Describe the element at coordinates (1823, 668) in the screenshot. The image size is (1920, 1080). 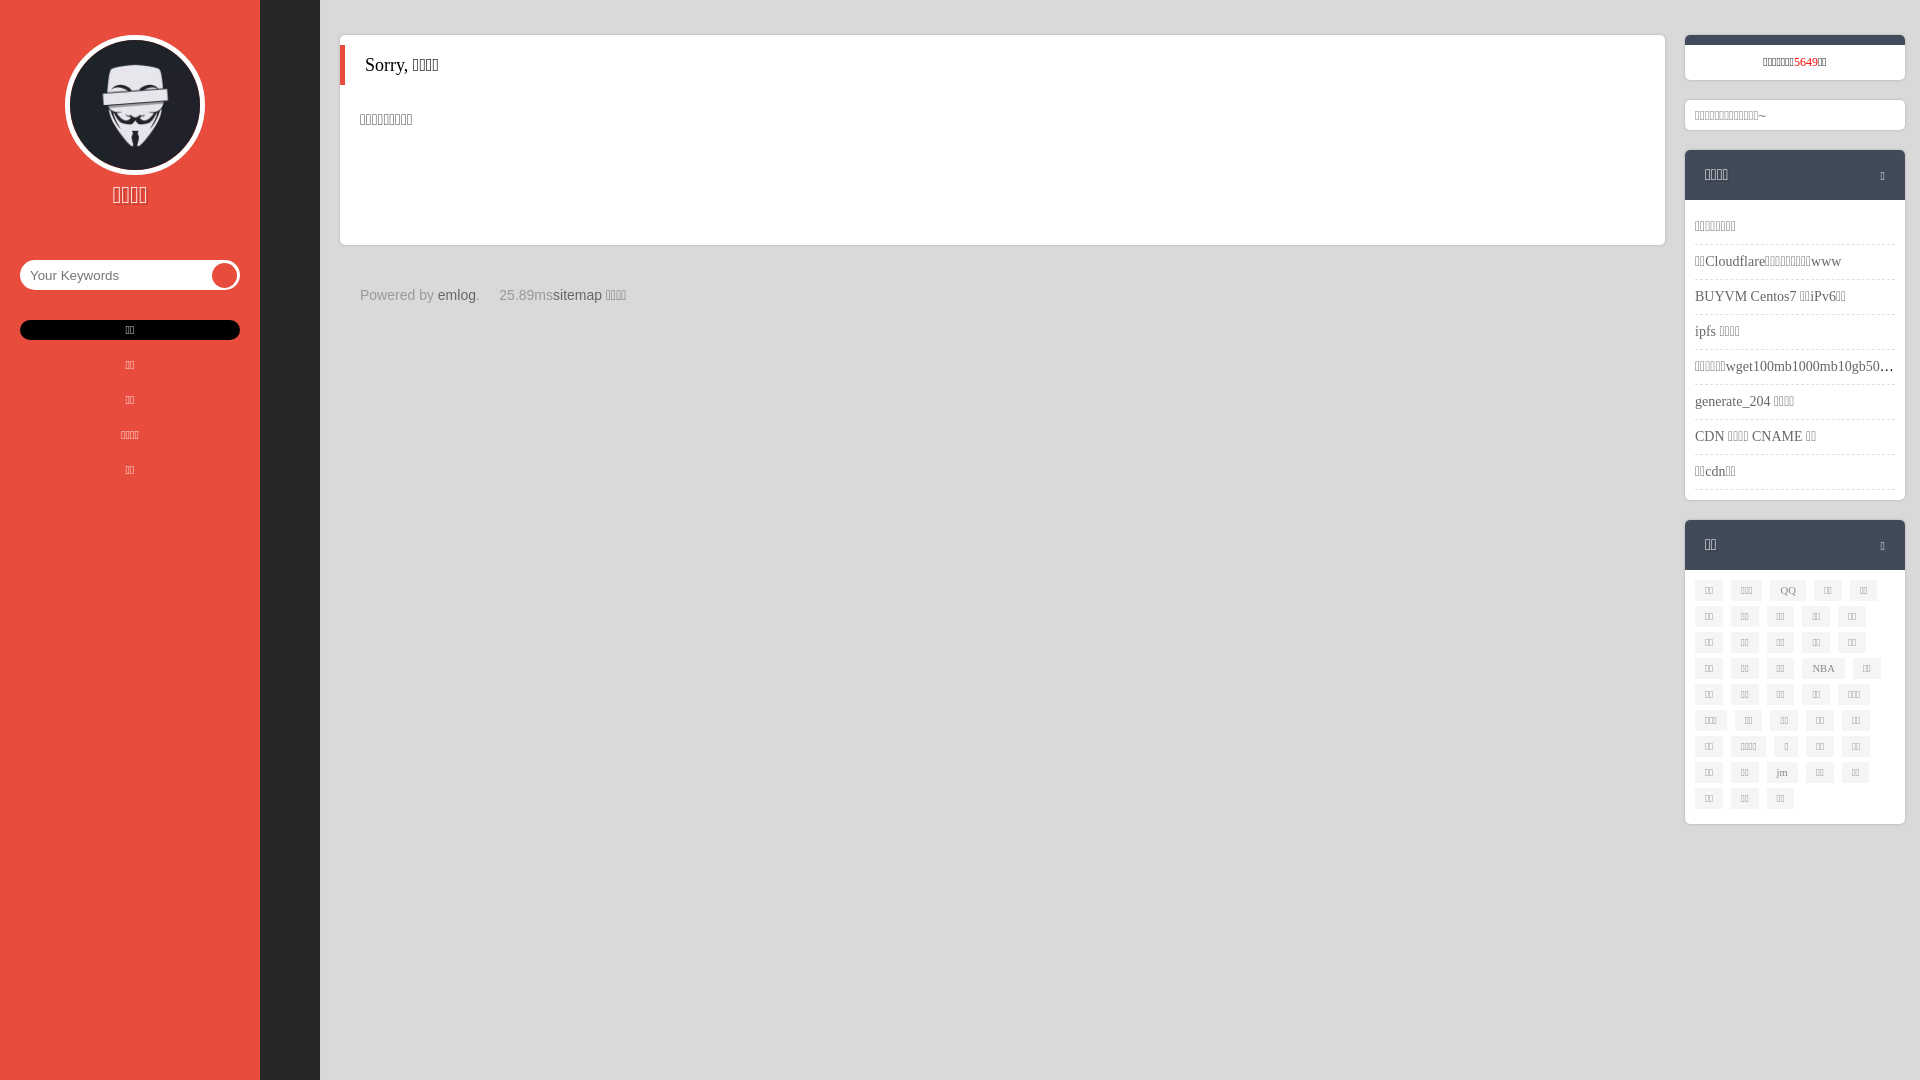
I see `'NBA'` at that location.